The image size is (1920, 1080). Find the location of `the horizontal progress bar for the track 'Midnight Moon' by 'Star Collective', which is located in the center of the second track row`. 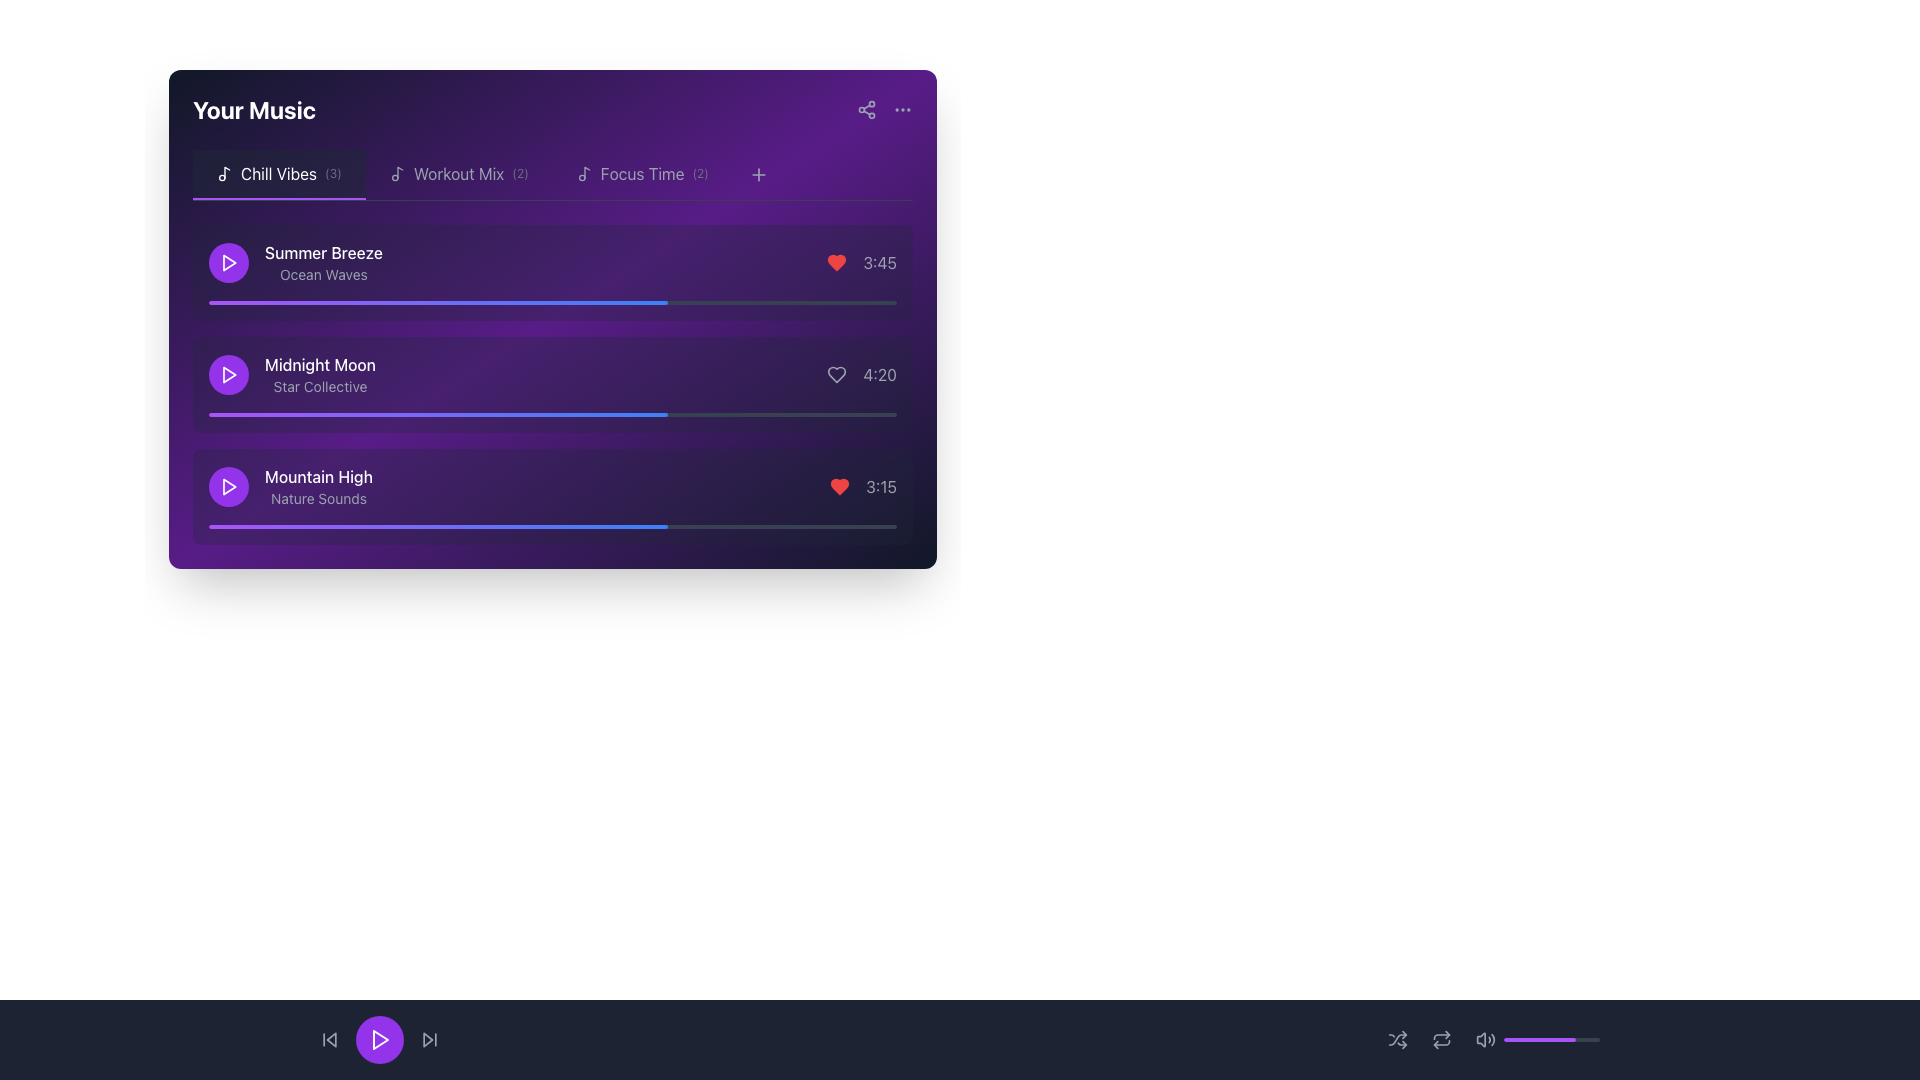

the horizontal progress bar for the track 'Midnight Moon' by 'Star Collective', which is located in the center of the second track row is located at coordinates (552, 318).